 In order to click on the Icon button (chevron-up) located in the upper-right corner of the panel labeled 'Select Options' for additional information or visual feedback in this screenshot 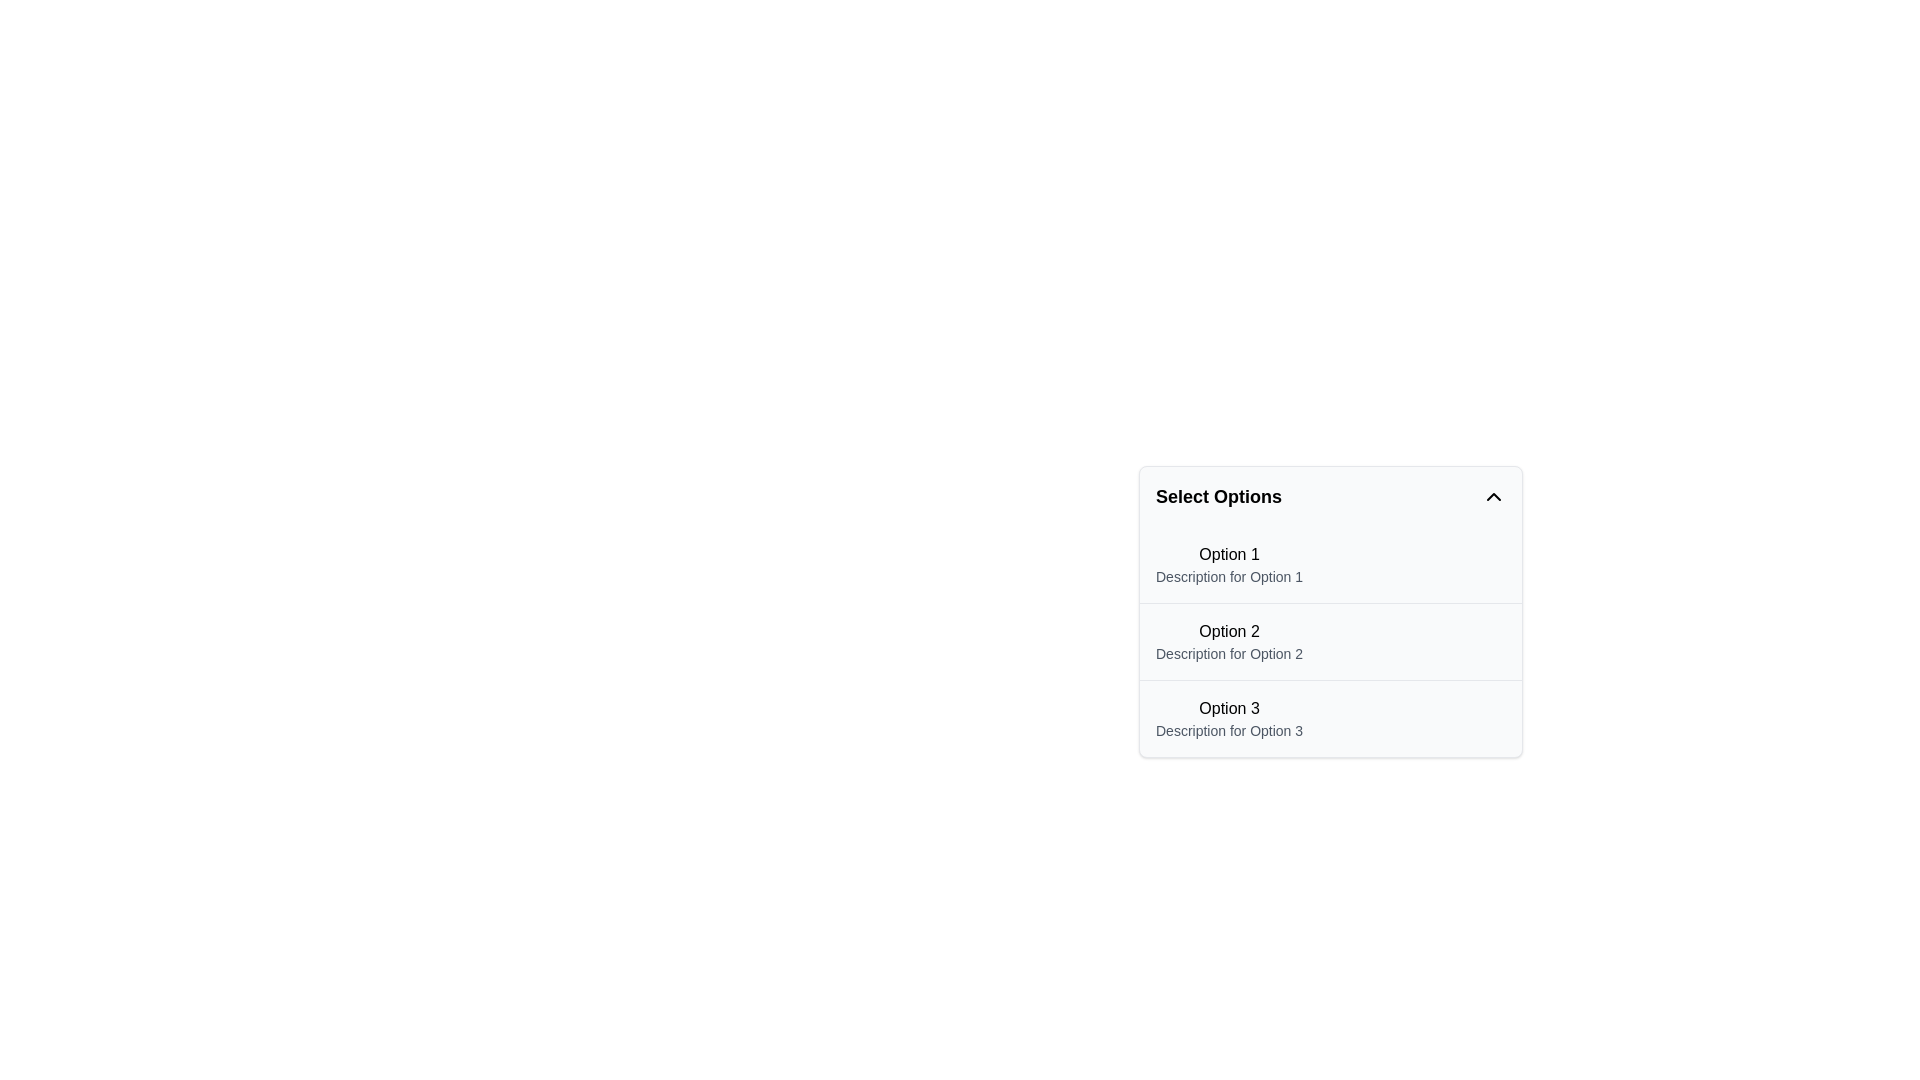, I will do `click(1493, 496)`.